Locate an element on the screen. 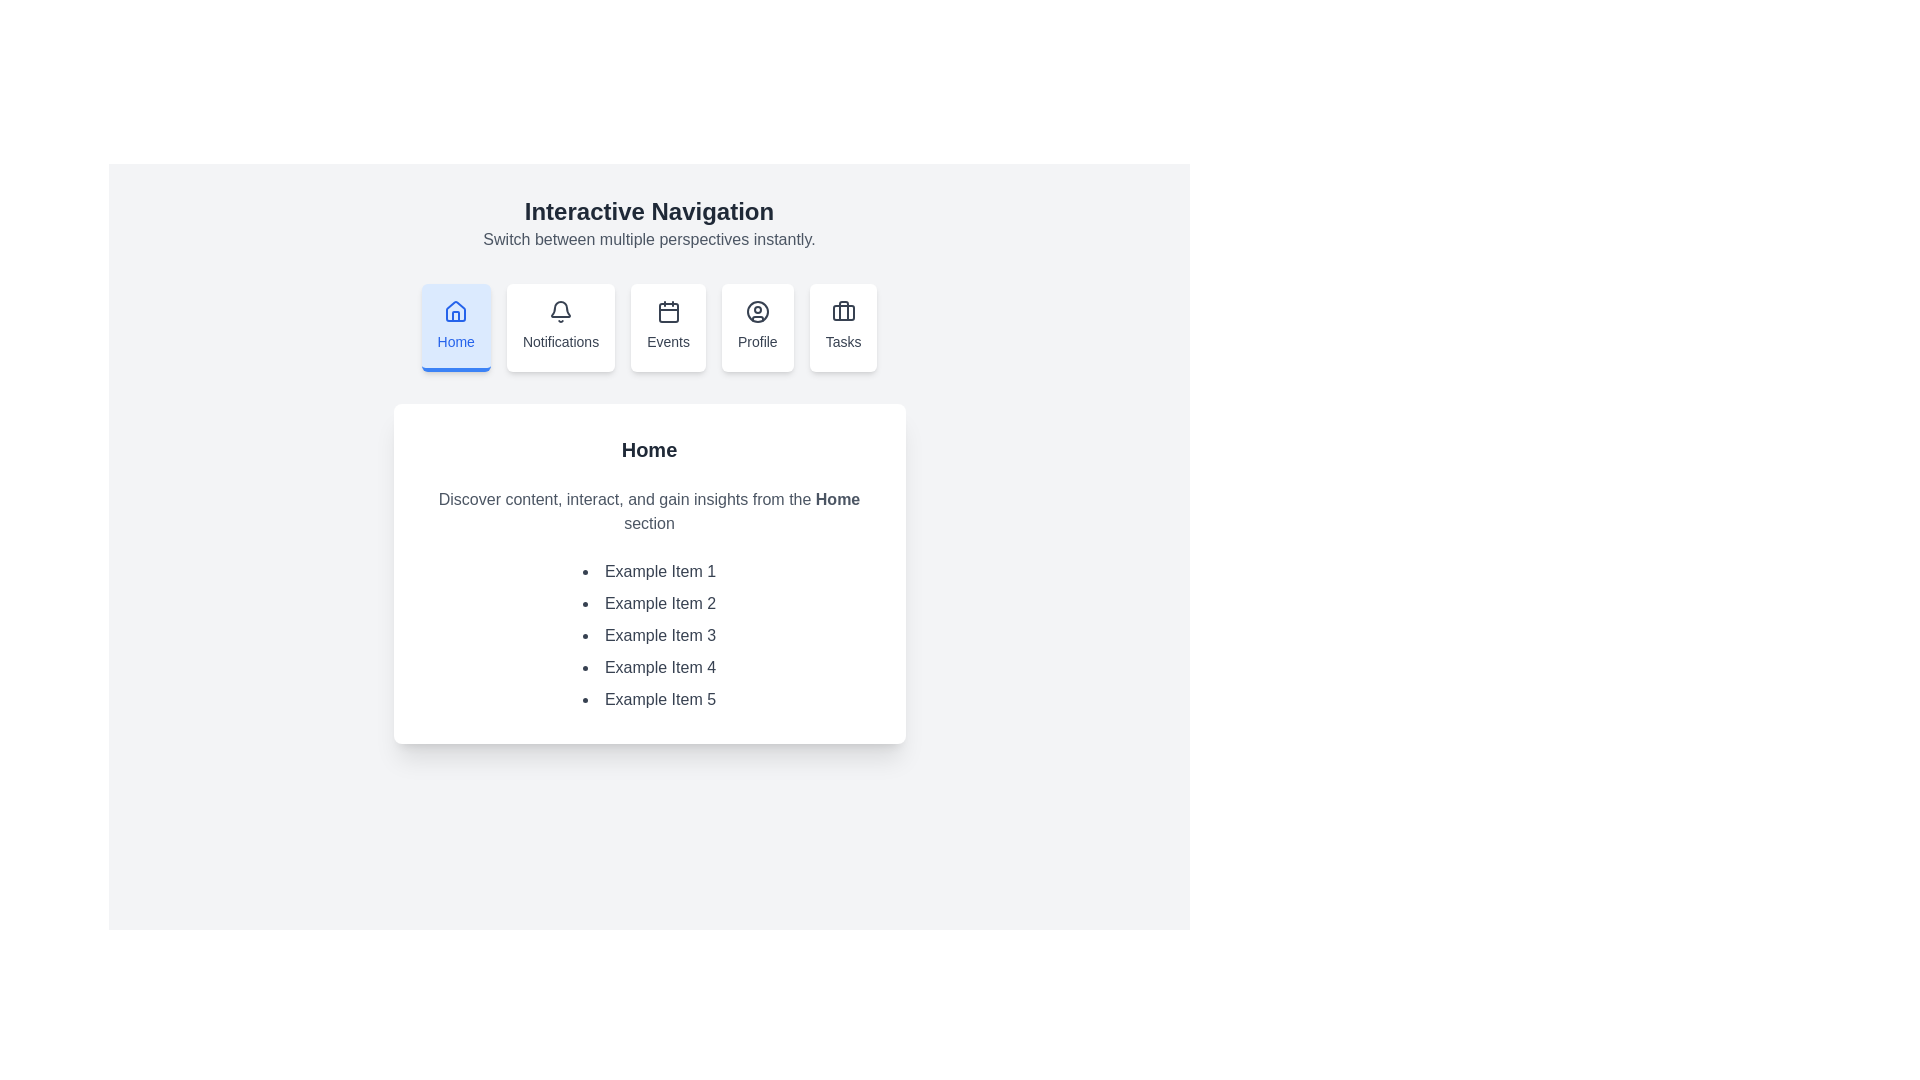 The image size is (1920, 1080). the text label displaying the word 'Home' located in the center-right part of the content card, just before the word 'section' is located at coordinates (838, 498).